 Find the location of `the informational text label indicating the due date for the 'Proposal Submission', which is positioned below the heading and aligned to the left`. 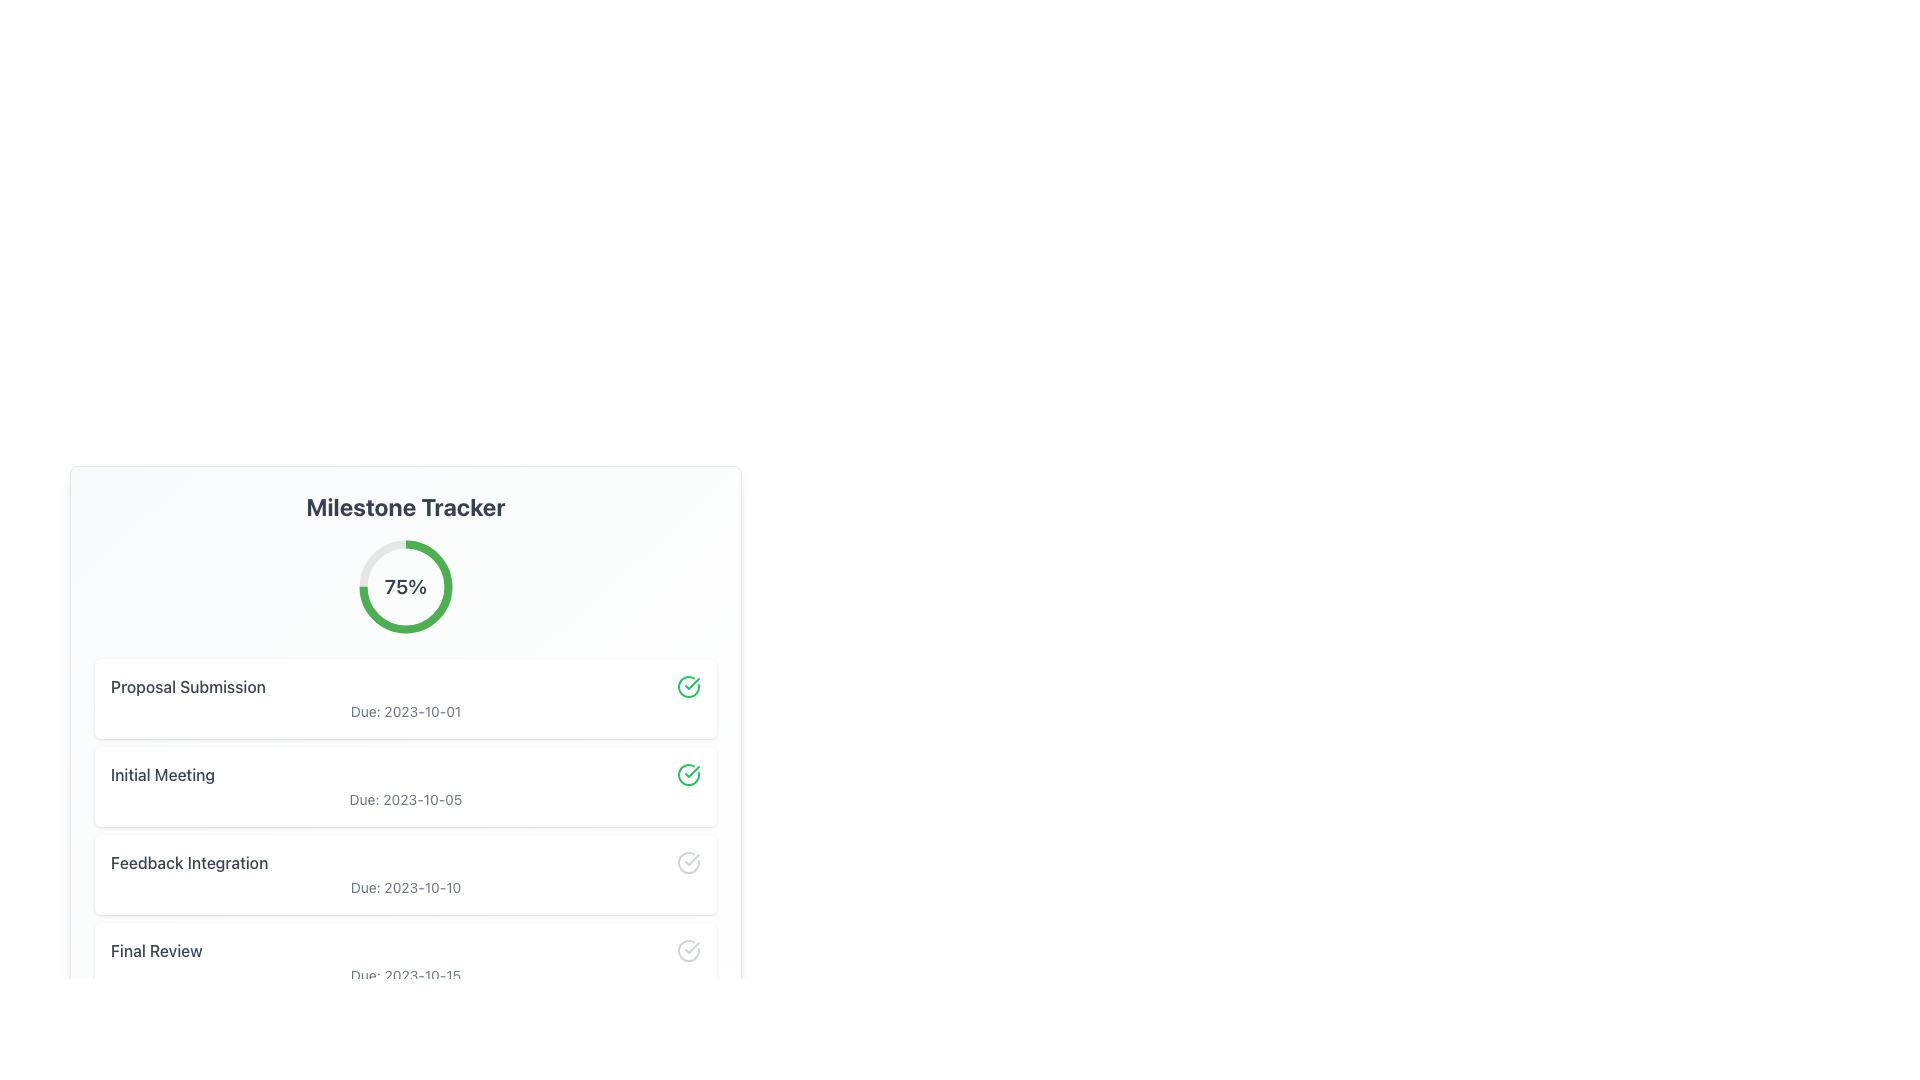

the informational text label indicating the due date for the 'Proposal Submission', which is positioned below the heading and aligned to the left is located at coordinates (405, 710).